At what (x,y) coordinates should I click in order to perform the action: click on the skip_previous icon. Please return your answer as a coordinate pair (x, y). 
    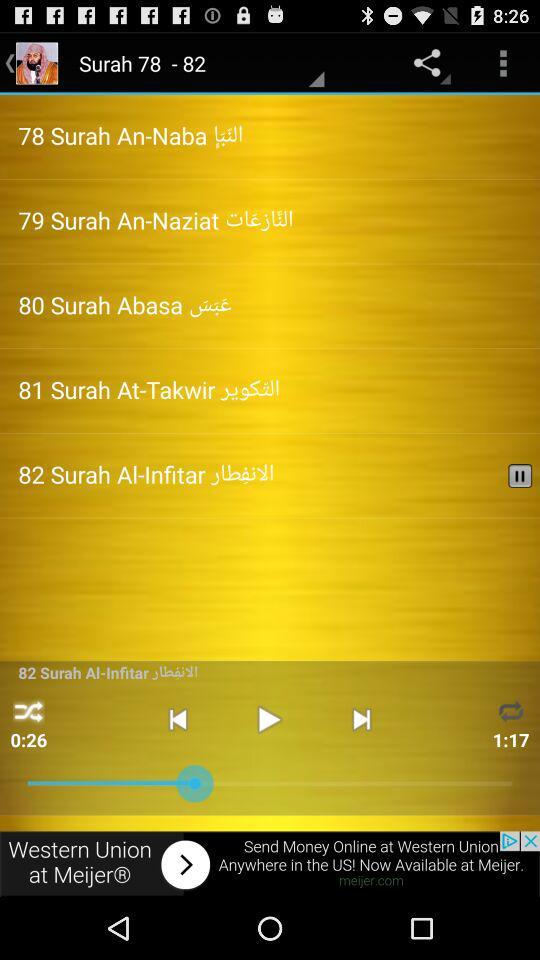
    Looking at the image, I should click on (177, 768).